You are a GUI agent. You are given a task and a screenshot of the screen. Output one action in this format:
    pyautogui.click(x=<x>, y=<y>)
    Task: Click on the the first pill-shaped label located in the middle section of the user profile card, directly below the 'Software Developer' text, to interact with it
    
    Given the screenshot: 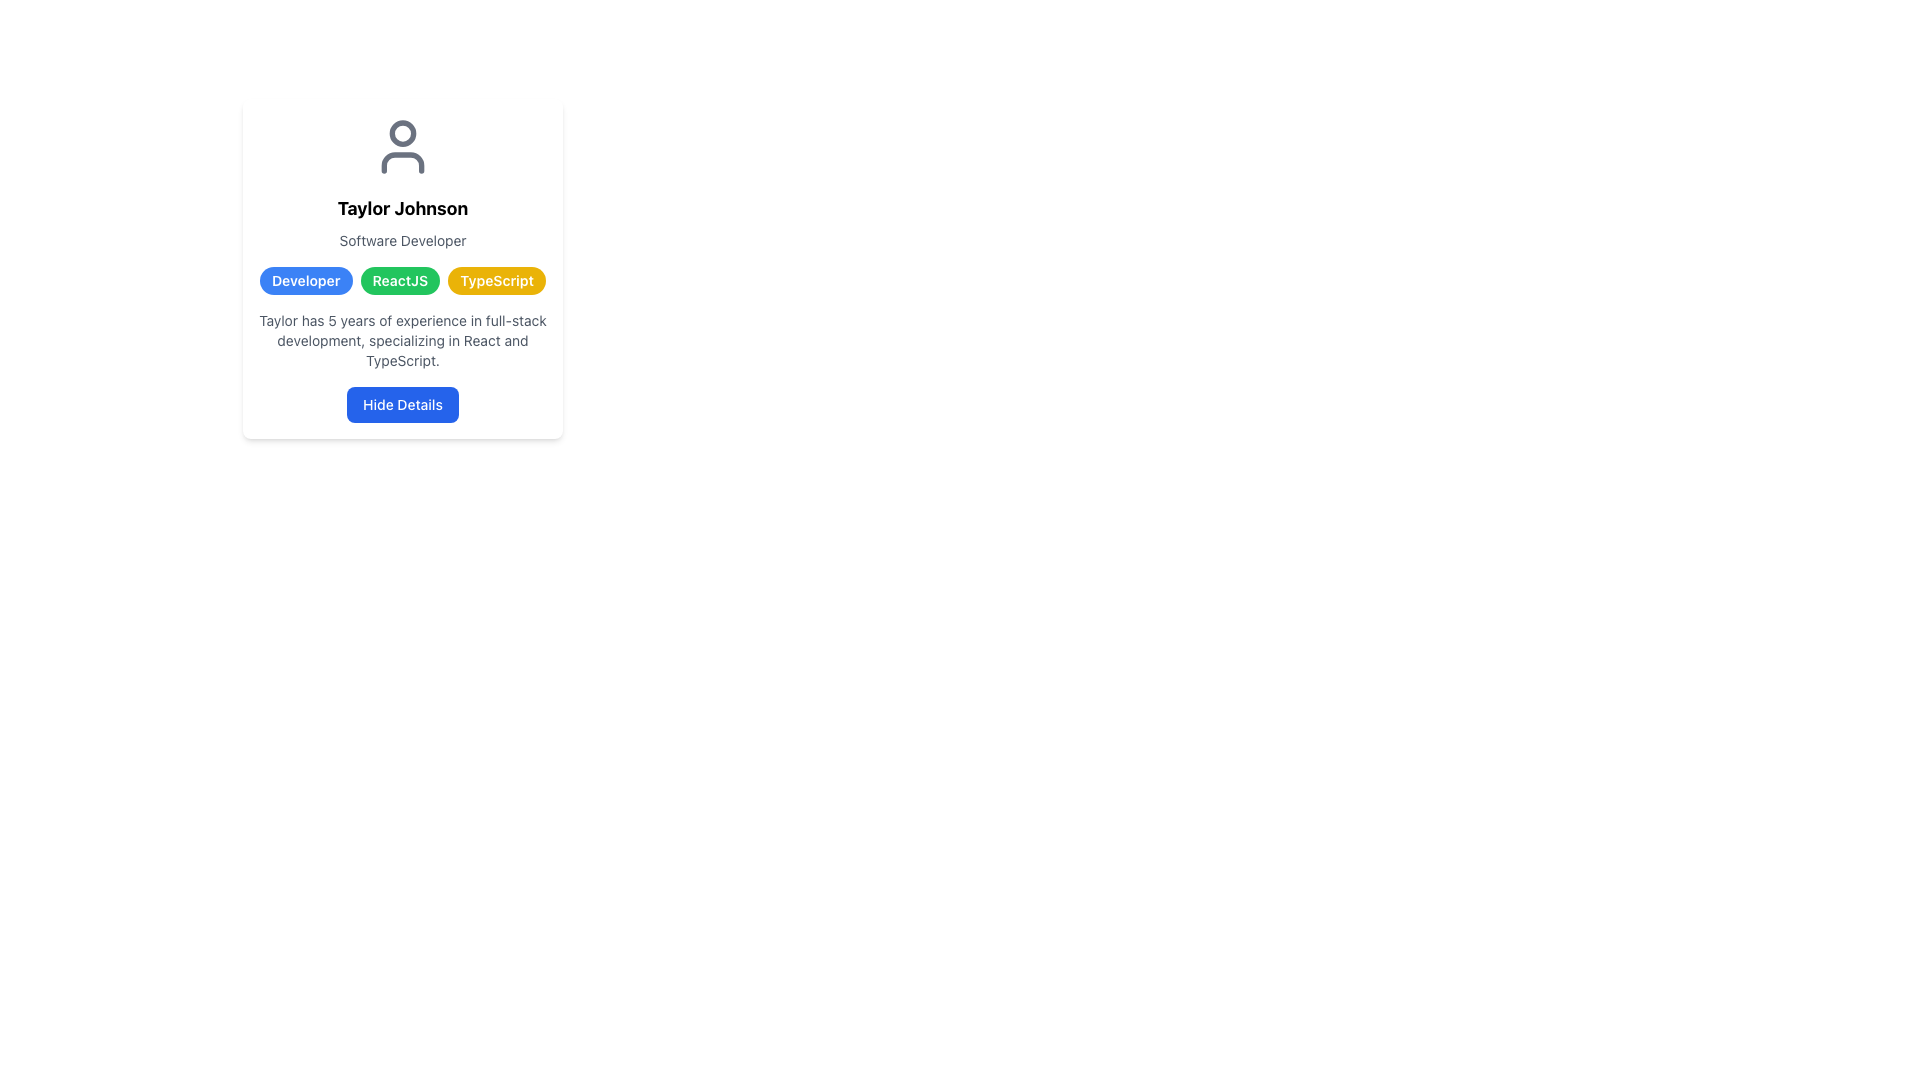 What is the action you would take?
    pyautogui.click(x=305, y=281)
    